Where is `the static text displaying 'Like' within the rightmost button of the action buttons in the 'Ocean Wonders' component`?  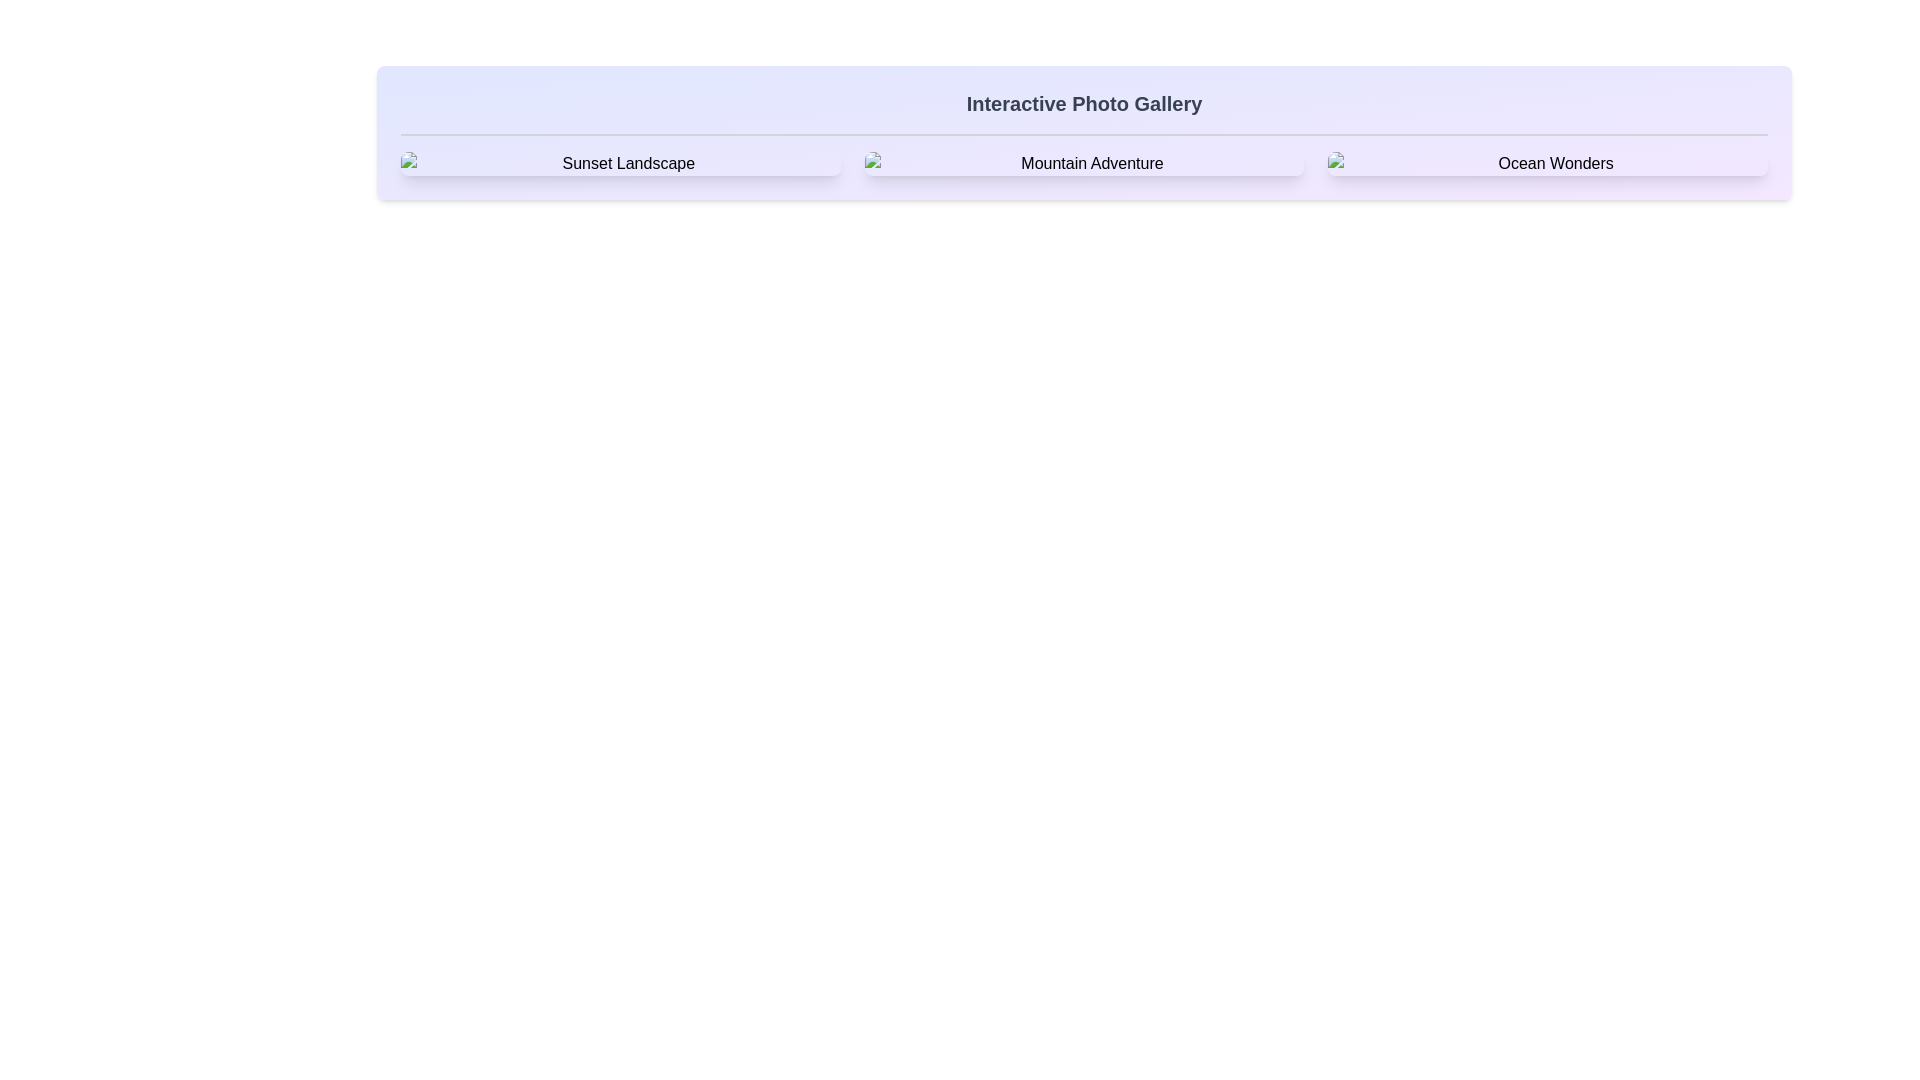 the static text displaying 'Like' within the rightmost button of the action buttons in the 'Ocean Wonders' component is located at coordinates (1617, 185).